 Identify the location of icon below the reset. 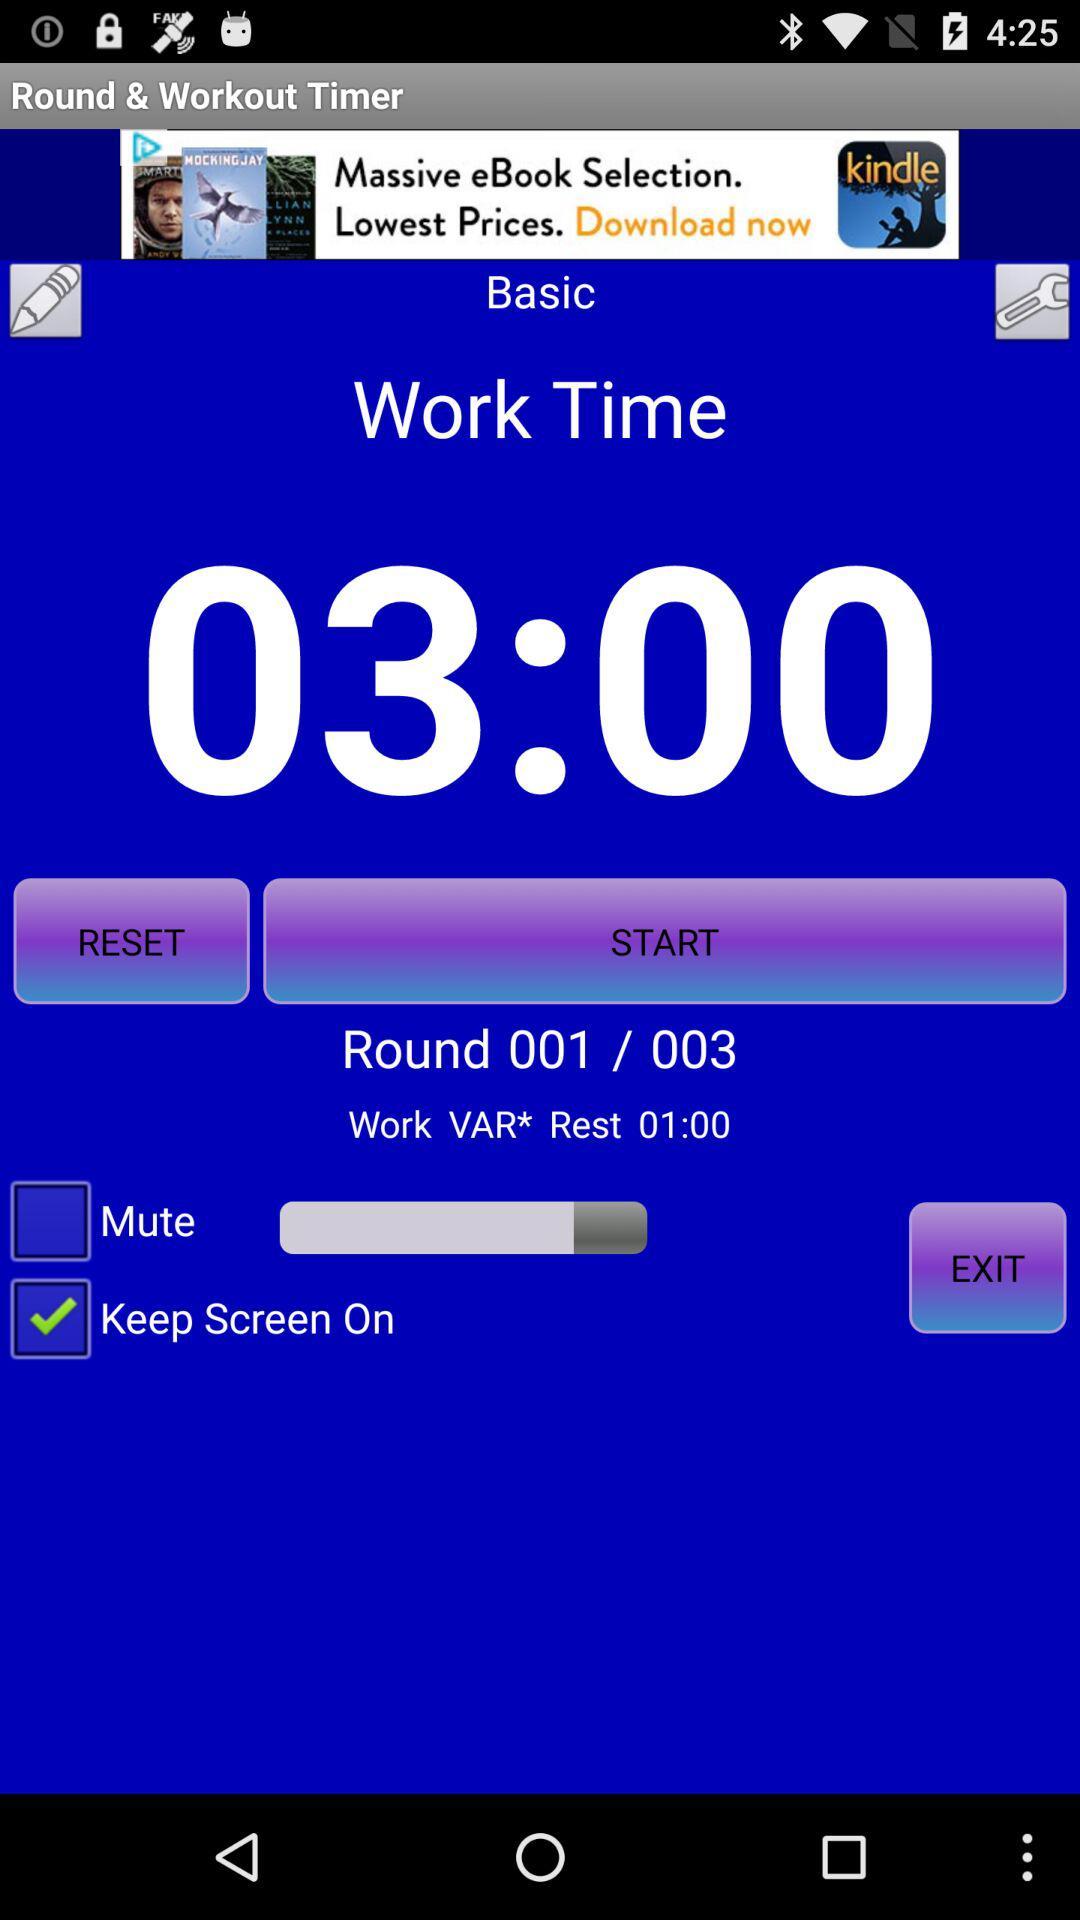
(103, 1218).